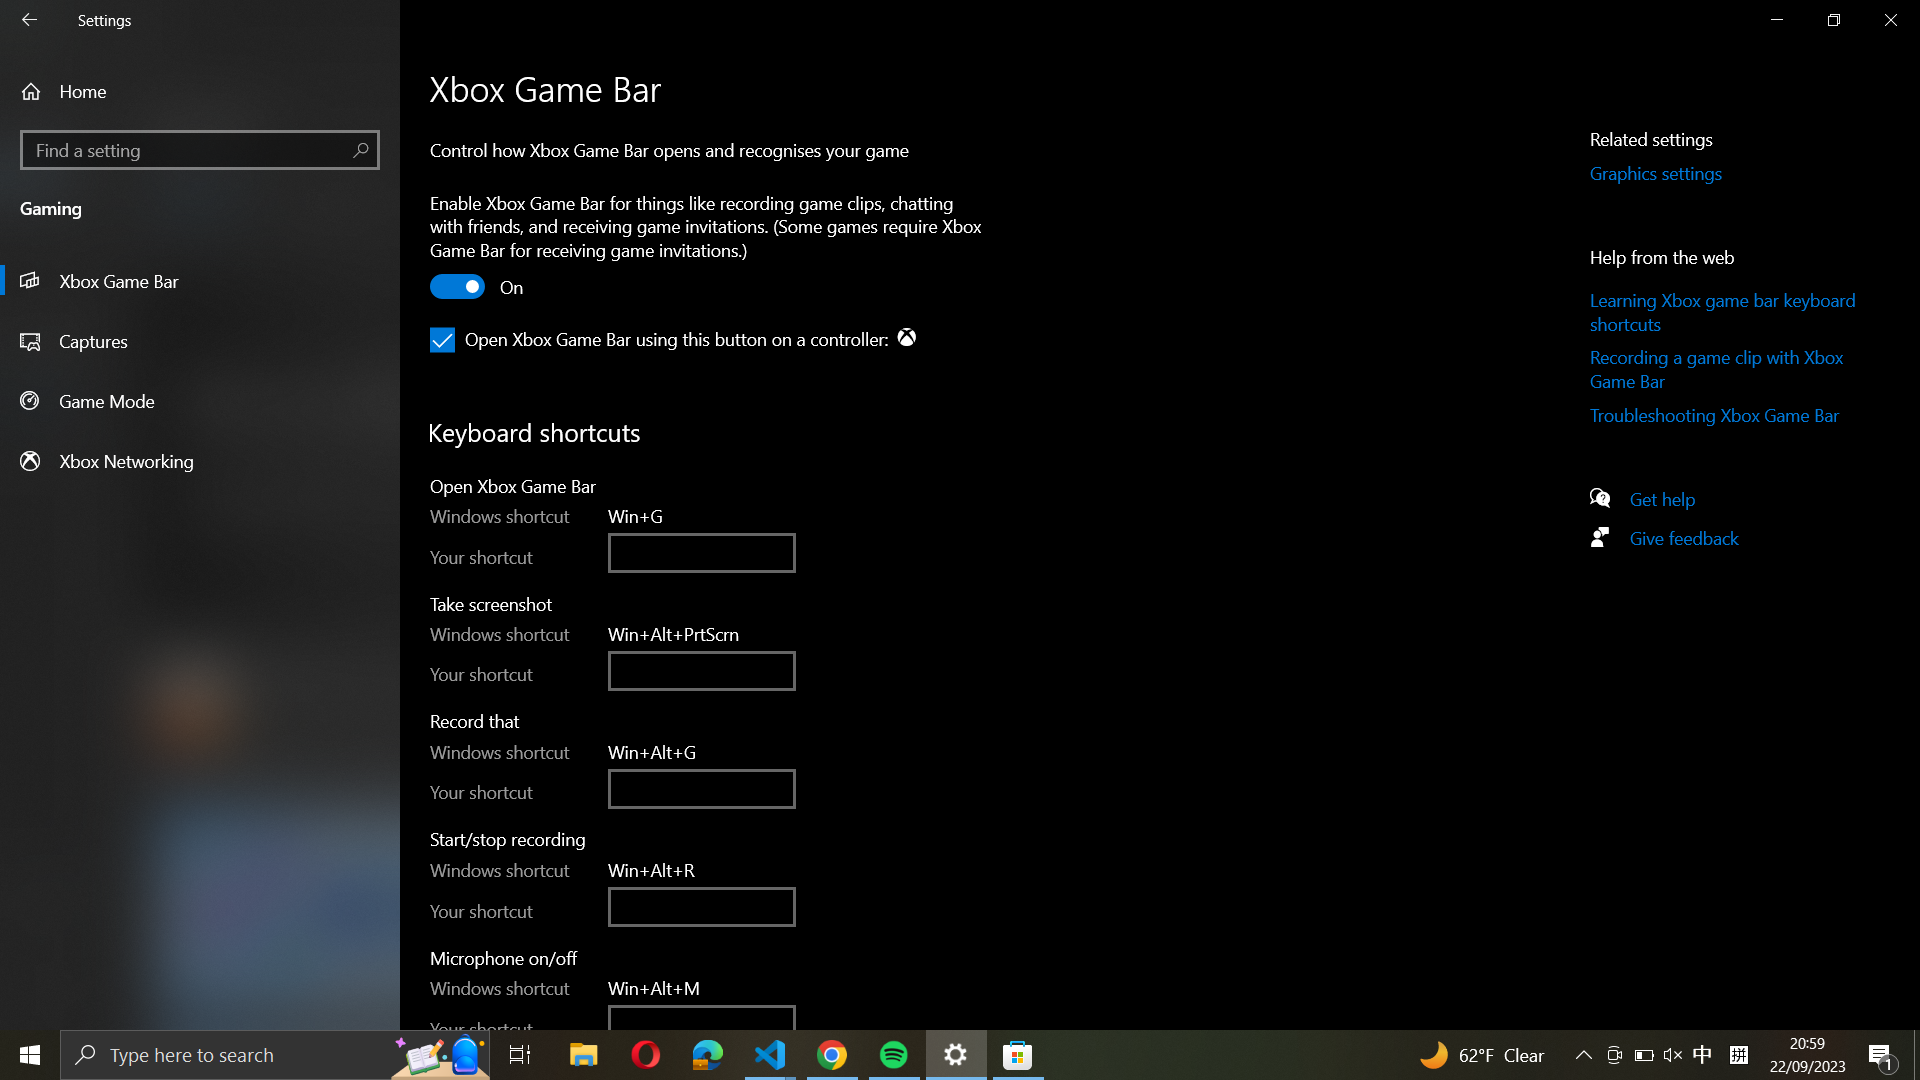  What do you see at coordinates (199, 149) in the screenshot?
I see `the "Find a Setting" function` at bounding box center [199, 149].